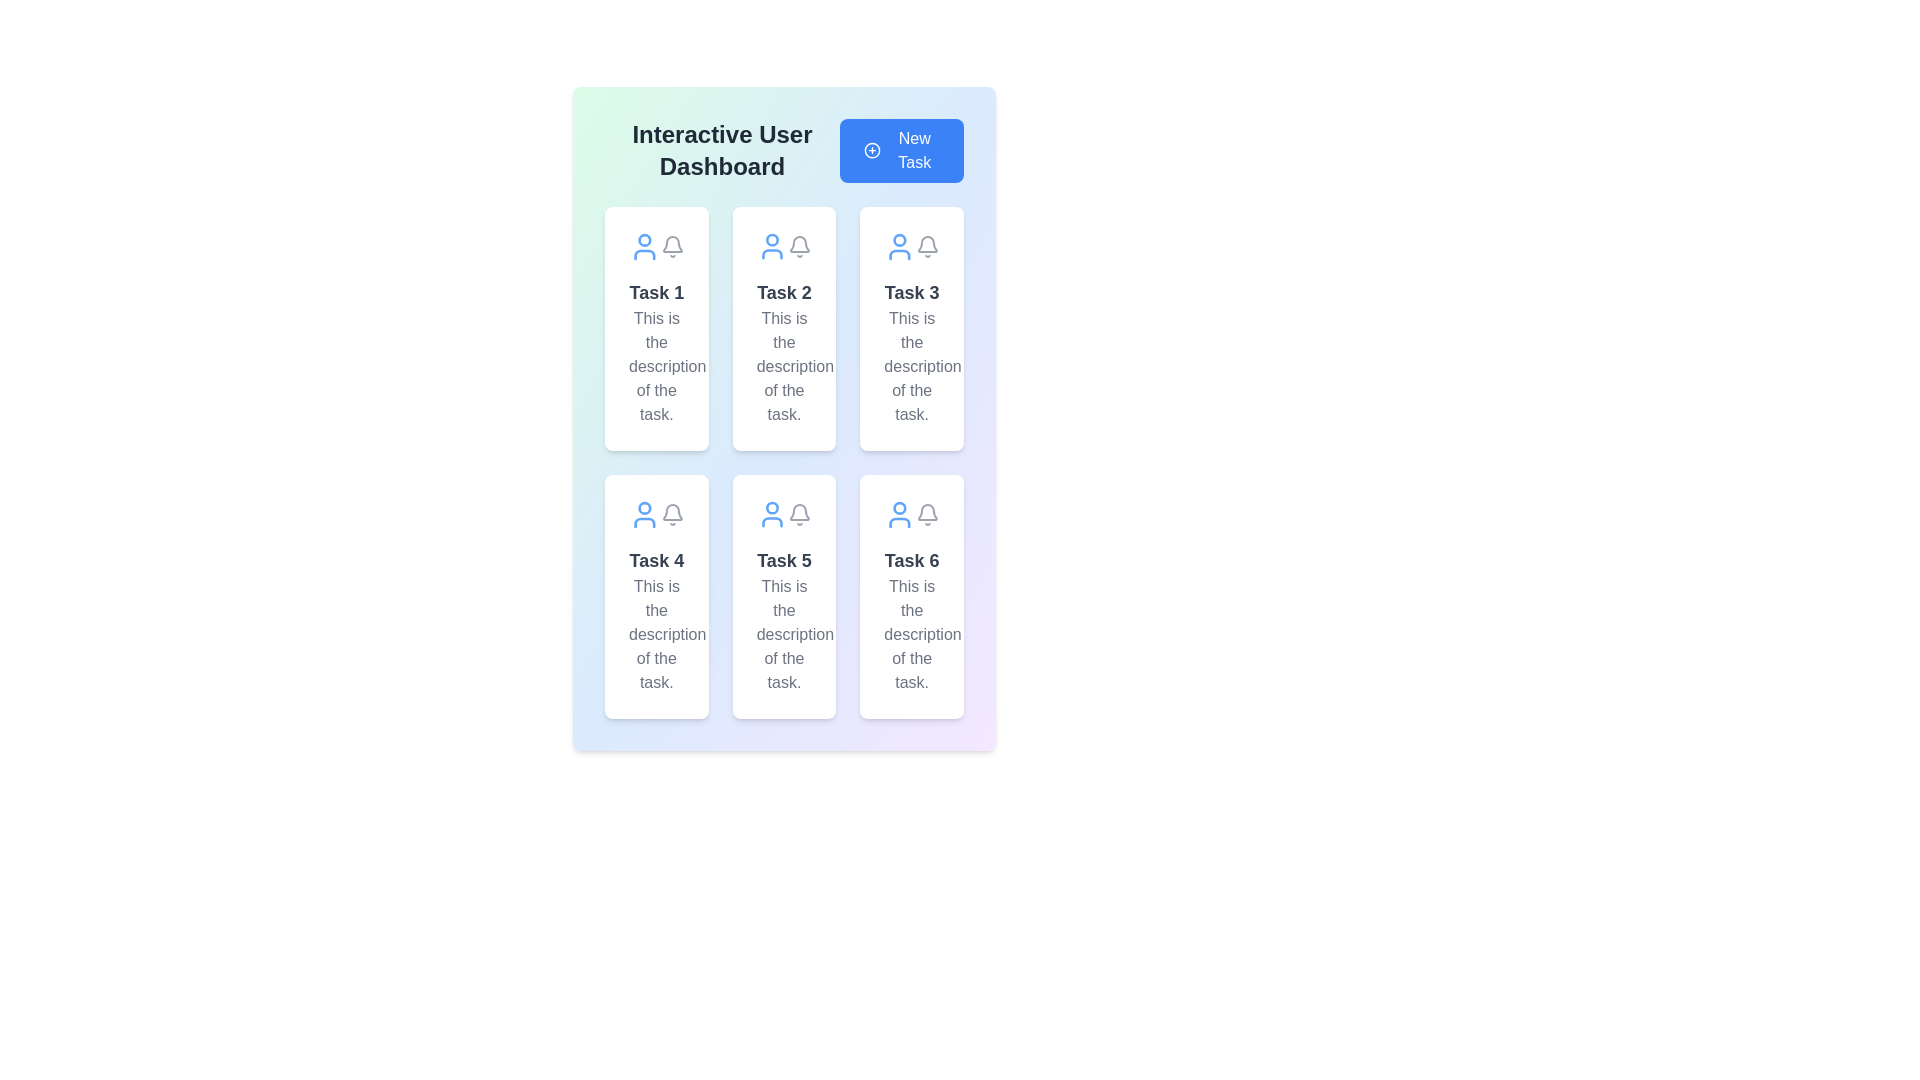 This screenshot has width=1920, height=1080. Describe the element at coordinates (644, 253) in the screenshot. I see `the decorative user profile icon located above the title 'Task 1' in the first column and first row of the card layout` at that location.